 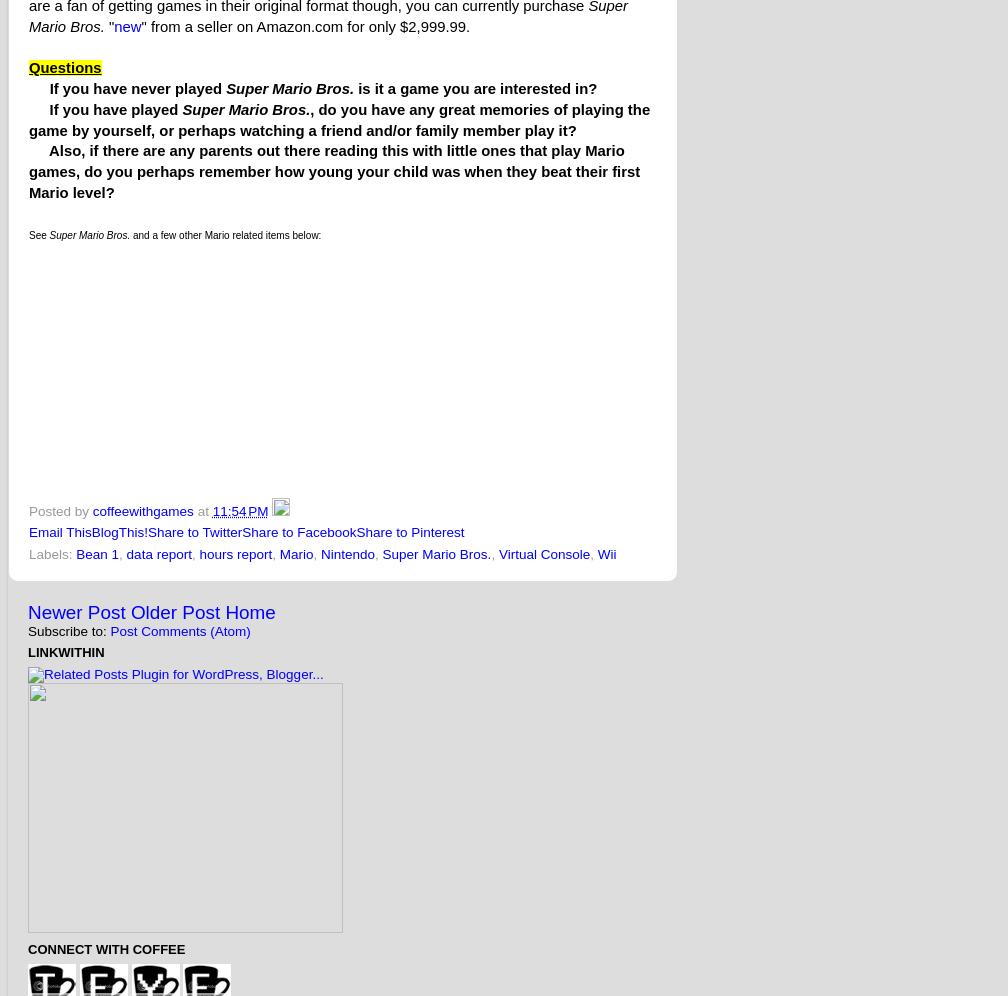 What do you see at coordinates (296, 552) in the screenshot?
I see `'Mario'` at bounding box center [296, 552].